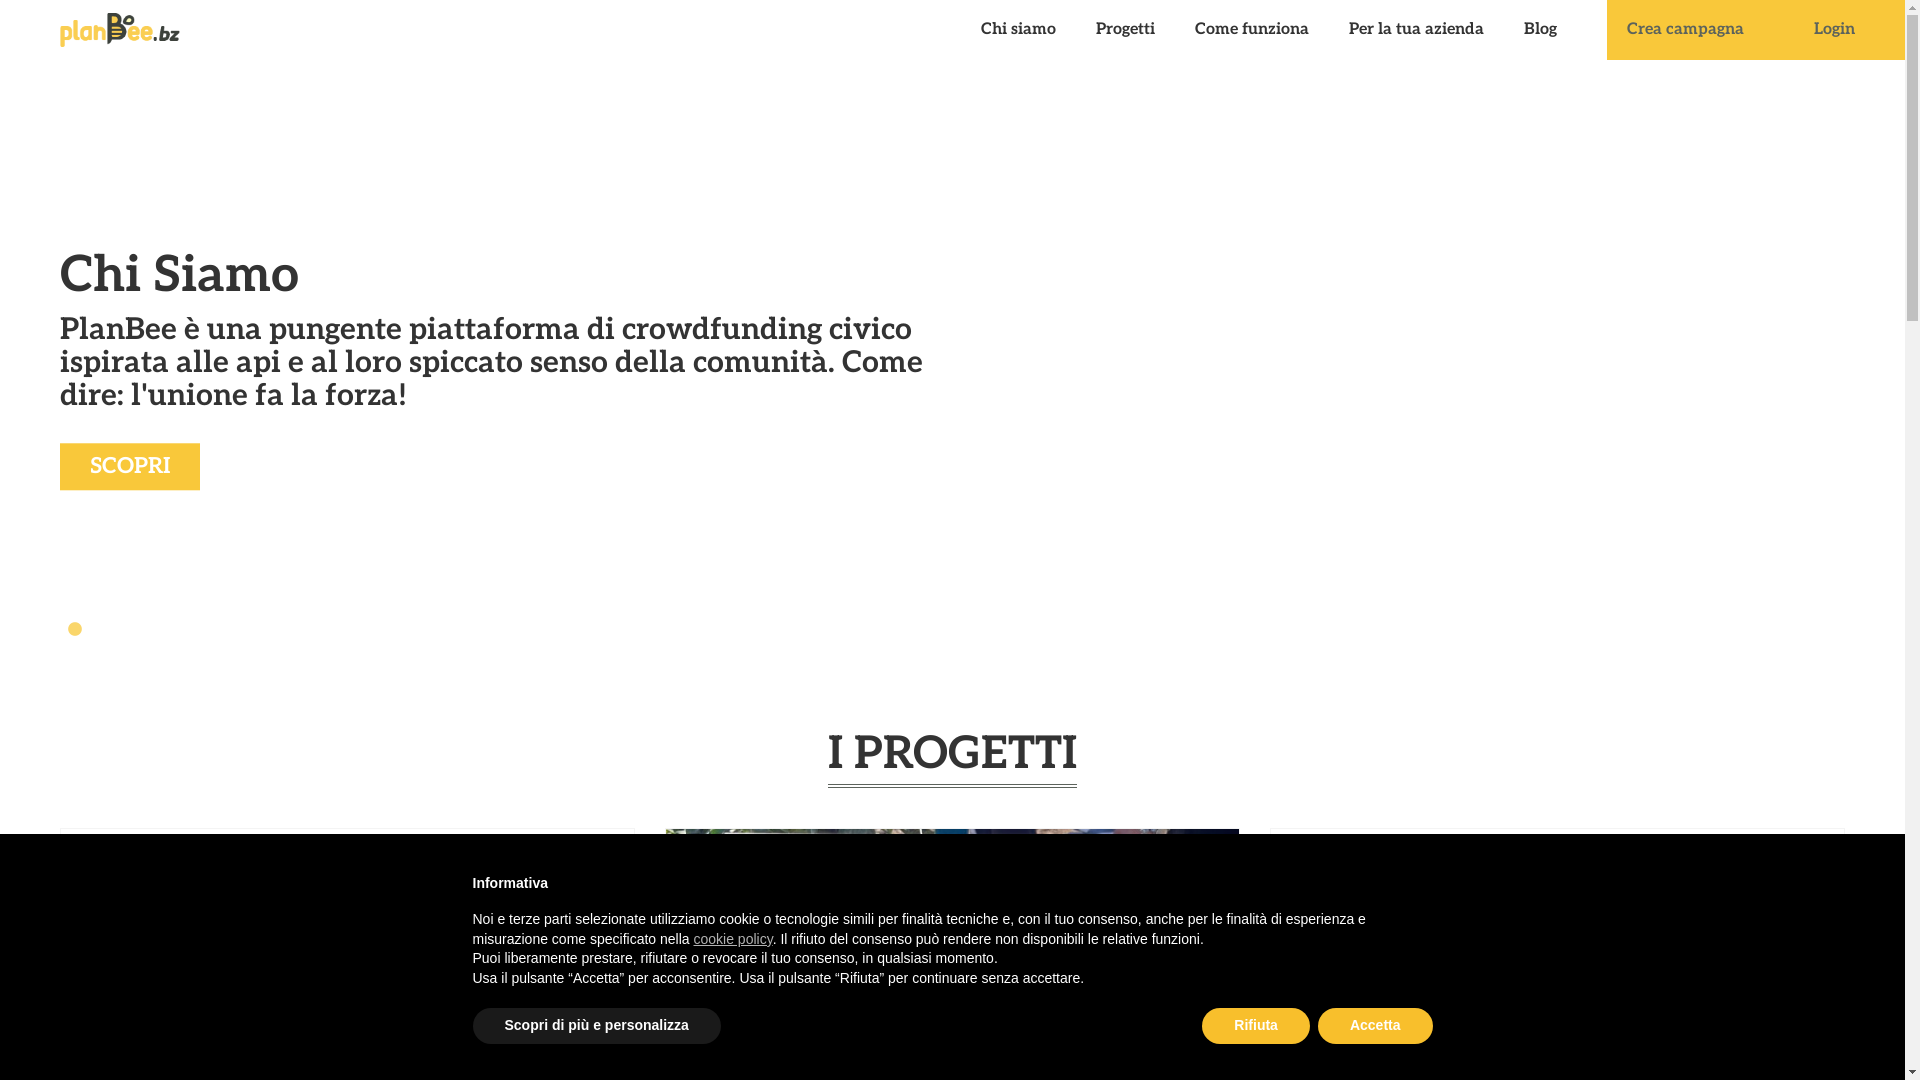  I want to click on 'Come funziona', so click(1175, 30).